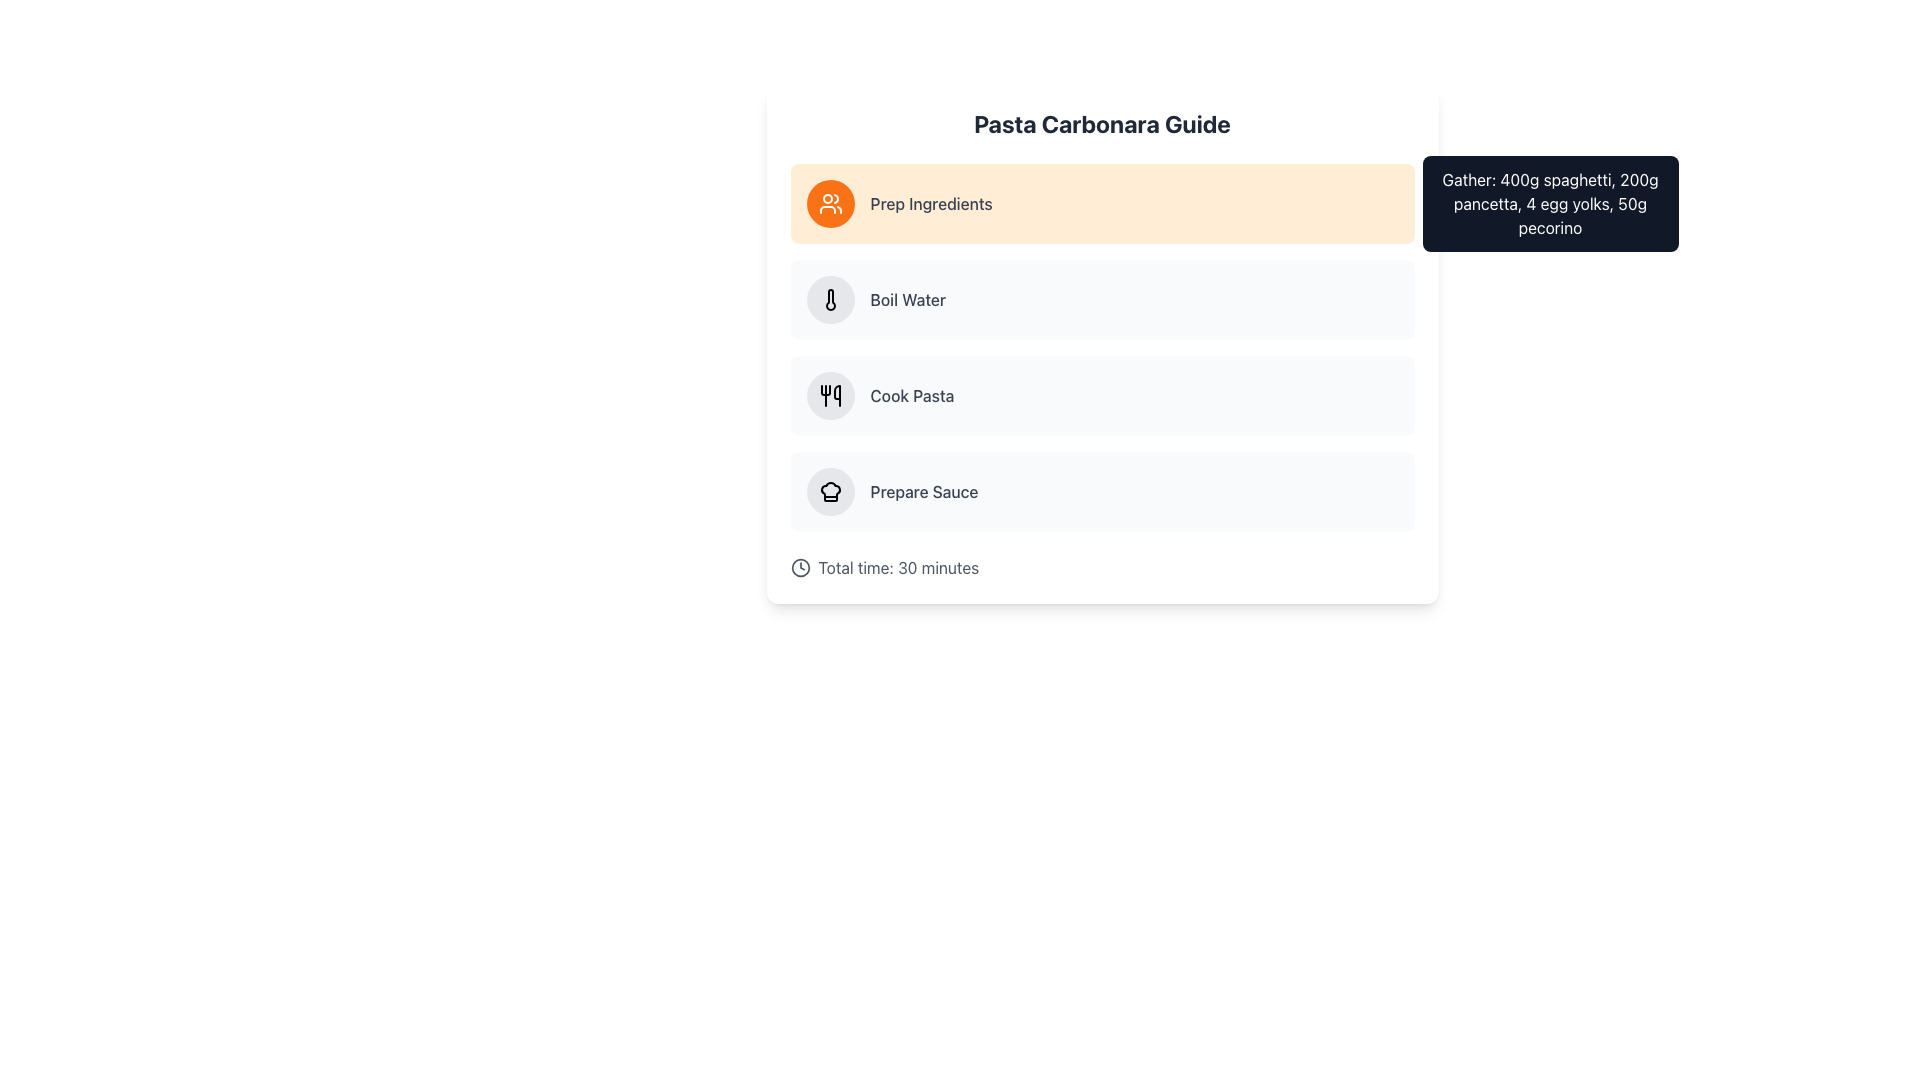 Image resolution: width=1920 pixels, height=1080 pixels. What do you see at coordinates (930, 204) in the screenshot?
I see `'Prep Ingredients' text label displayed in gray within the orange card` at bounding box center [930, 204].